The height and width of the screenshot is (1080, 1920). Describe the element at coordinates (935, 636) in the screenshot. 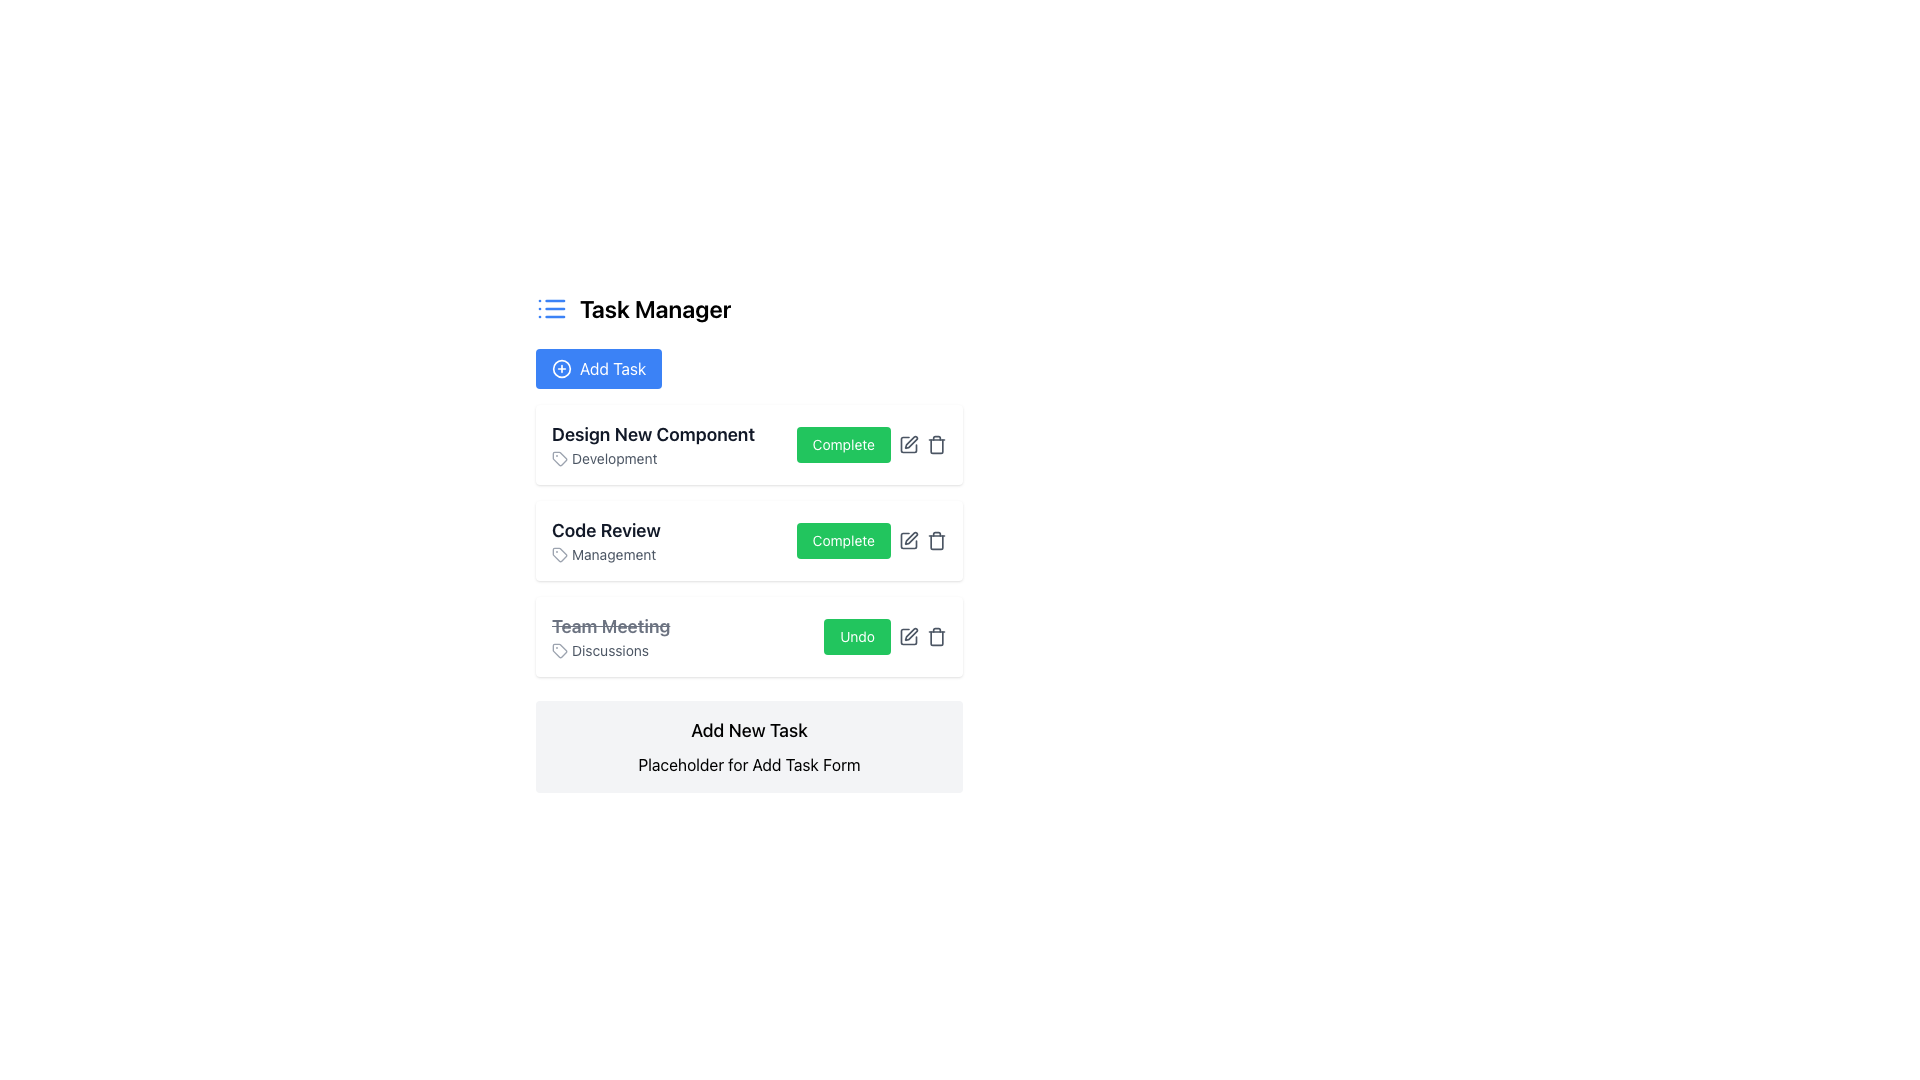

I see `the trash bin icon used for deleting the 'Team Meeting' task entry in the task management interface` at that location.